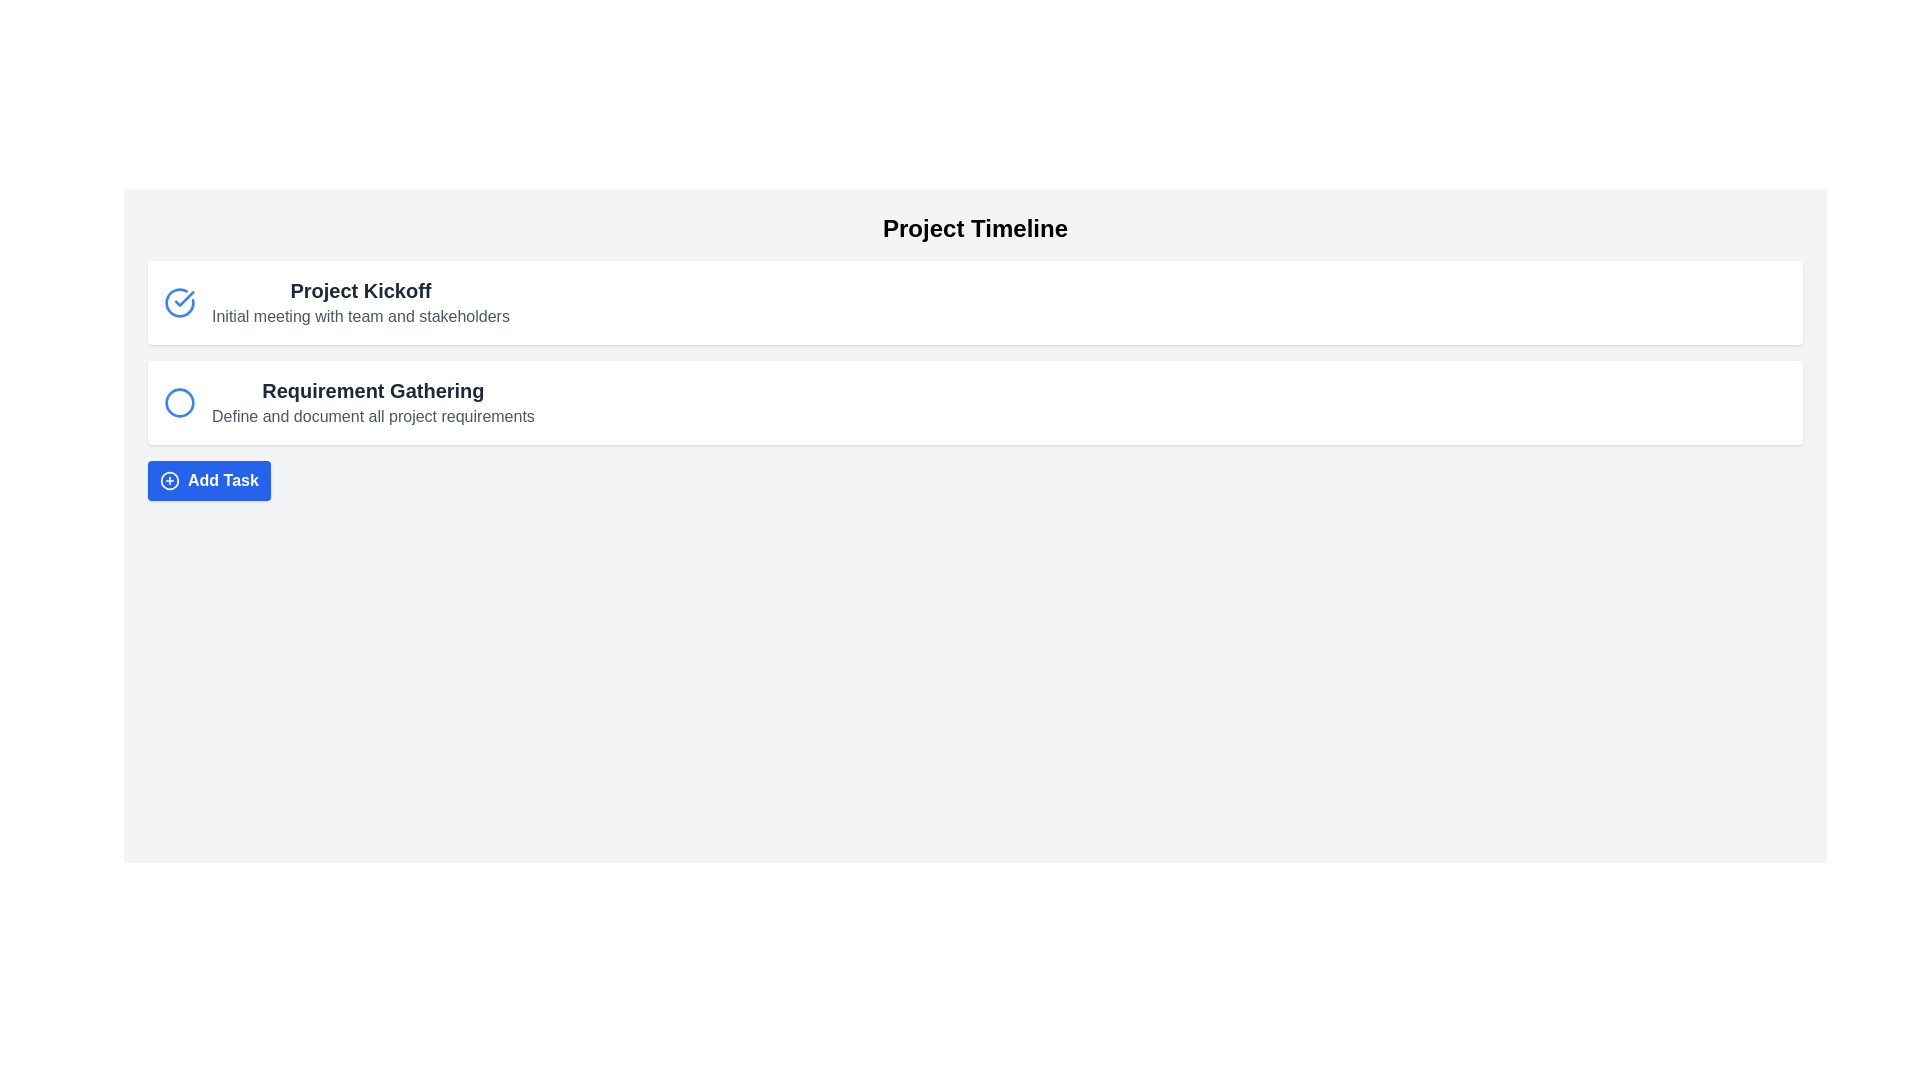 The width and height of the screenshot is (1920, 1080). What do you see at coordinates (180, 402) in the screenshot?
I see `the second circular icon styled with a border, located to the left of the 'Requirement Gathering' task label` at bounding box center [180, 402].